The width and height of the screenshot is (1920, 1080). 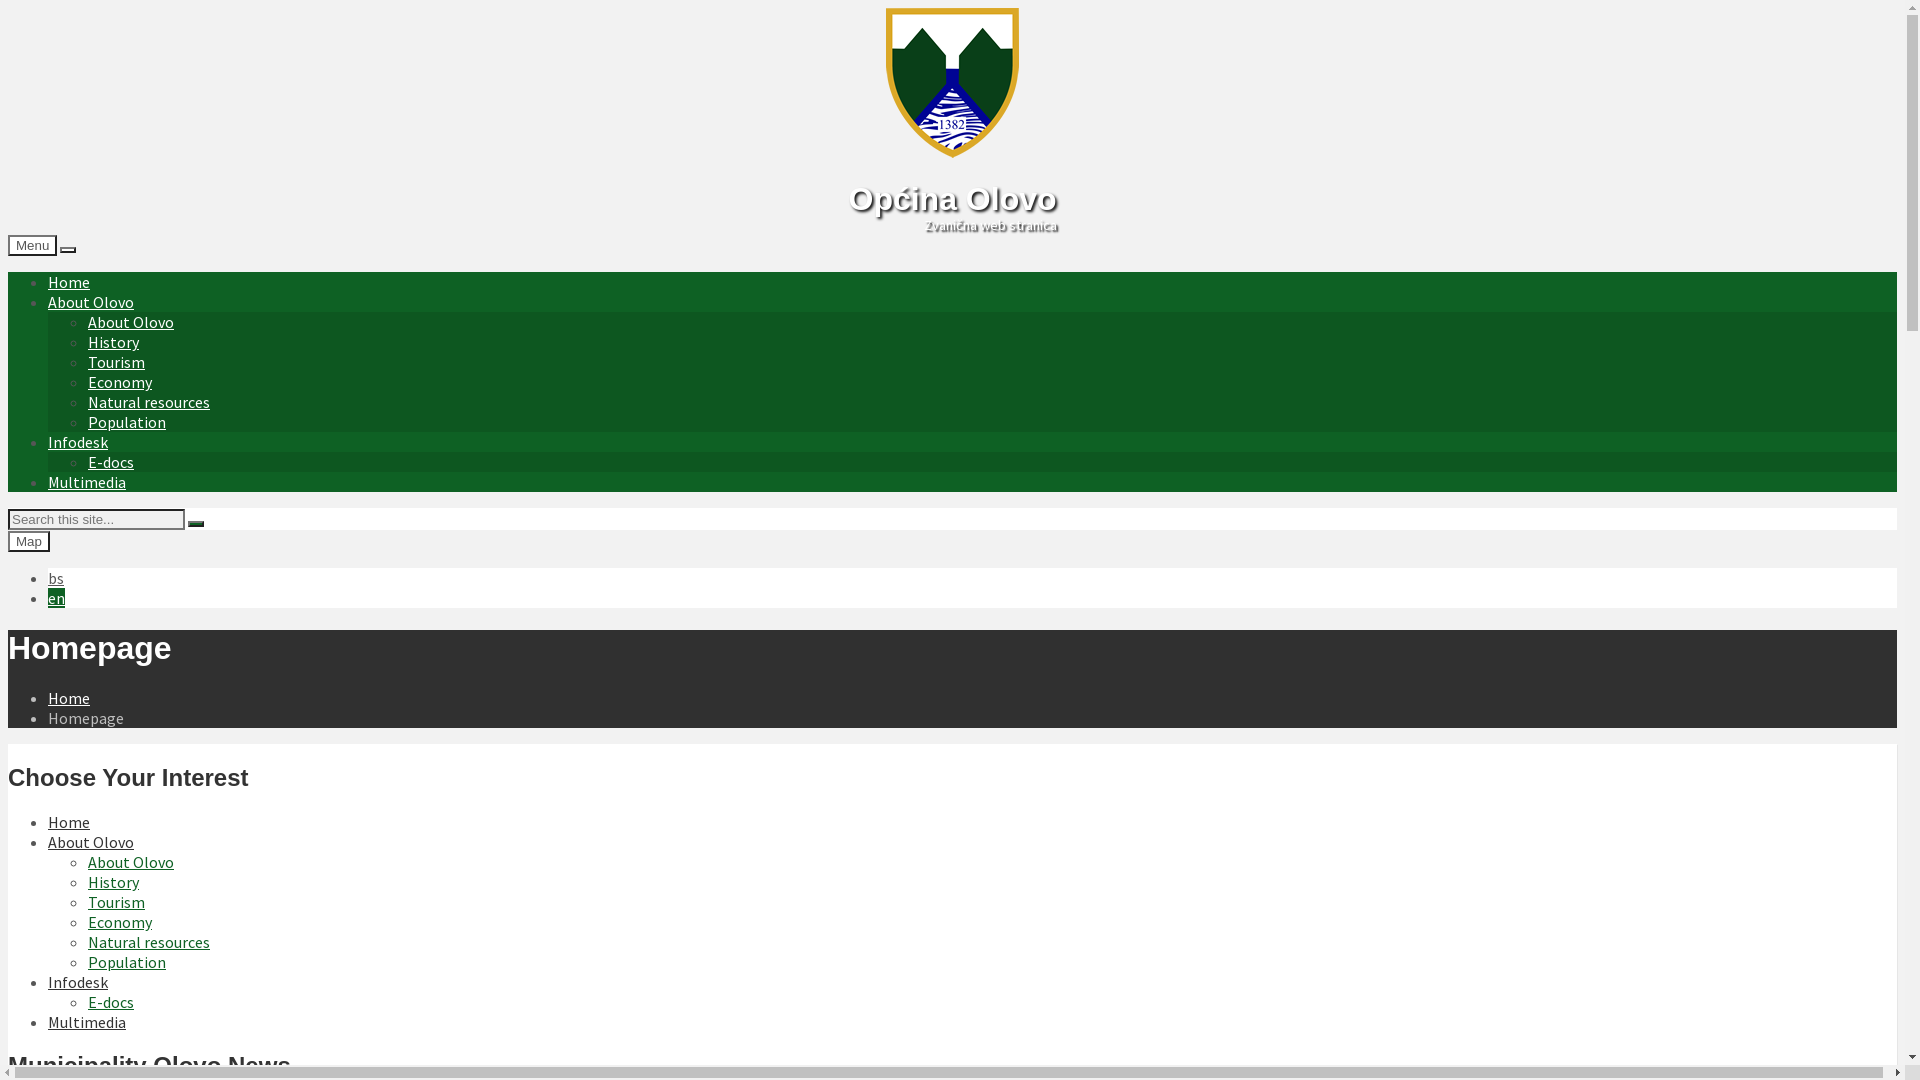 What do you see at coordinates (86, 902) in the screenshot?
I see `'Tourism'` at bounding box center [86, 902].